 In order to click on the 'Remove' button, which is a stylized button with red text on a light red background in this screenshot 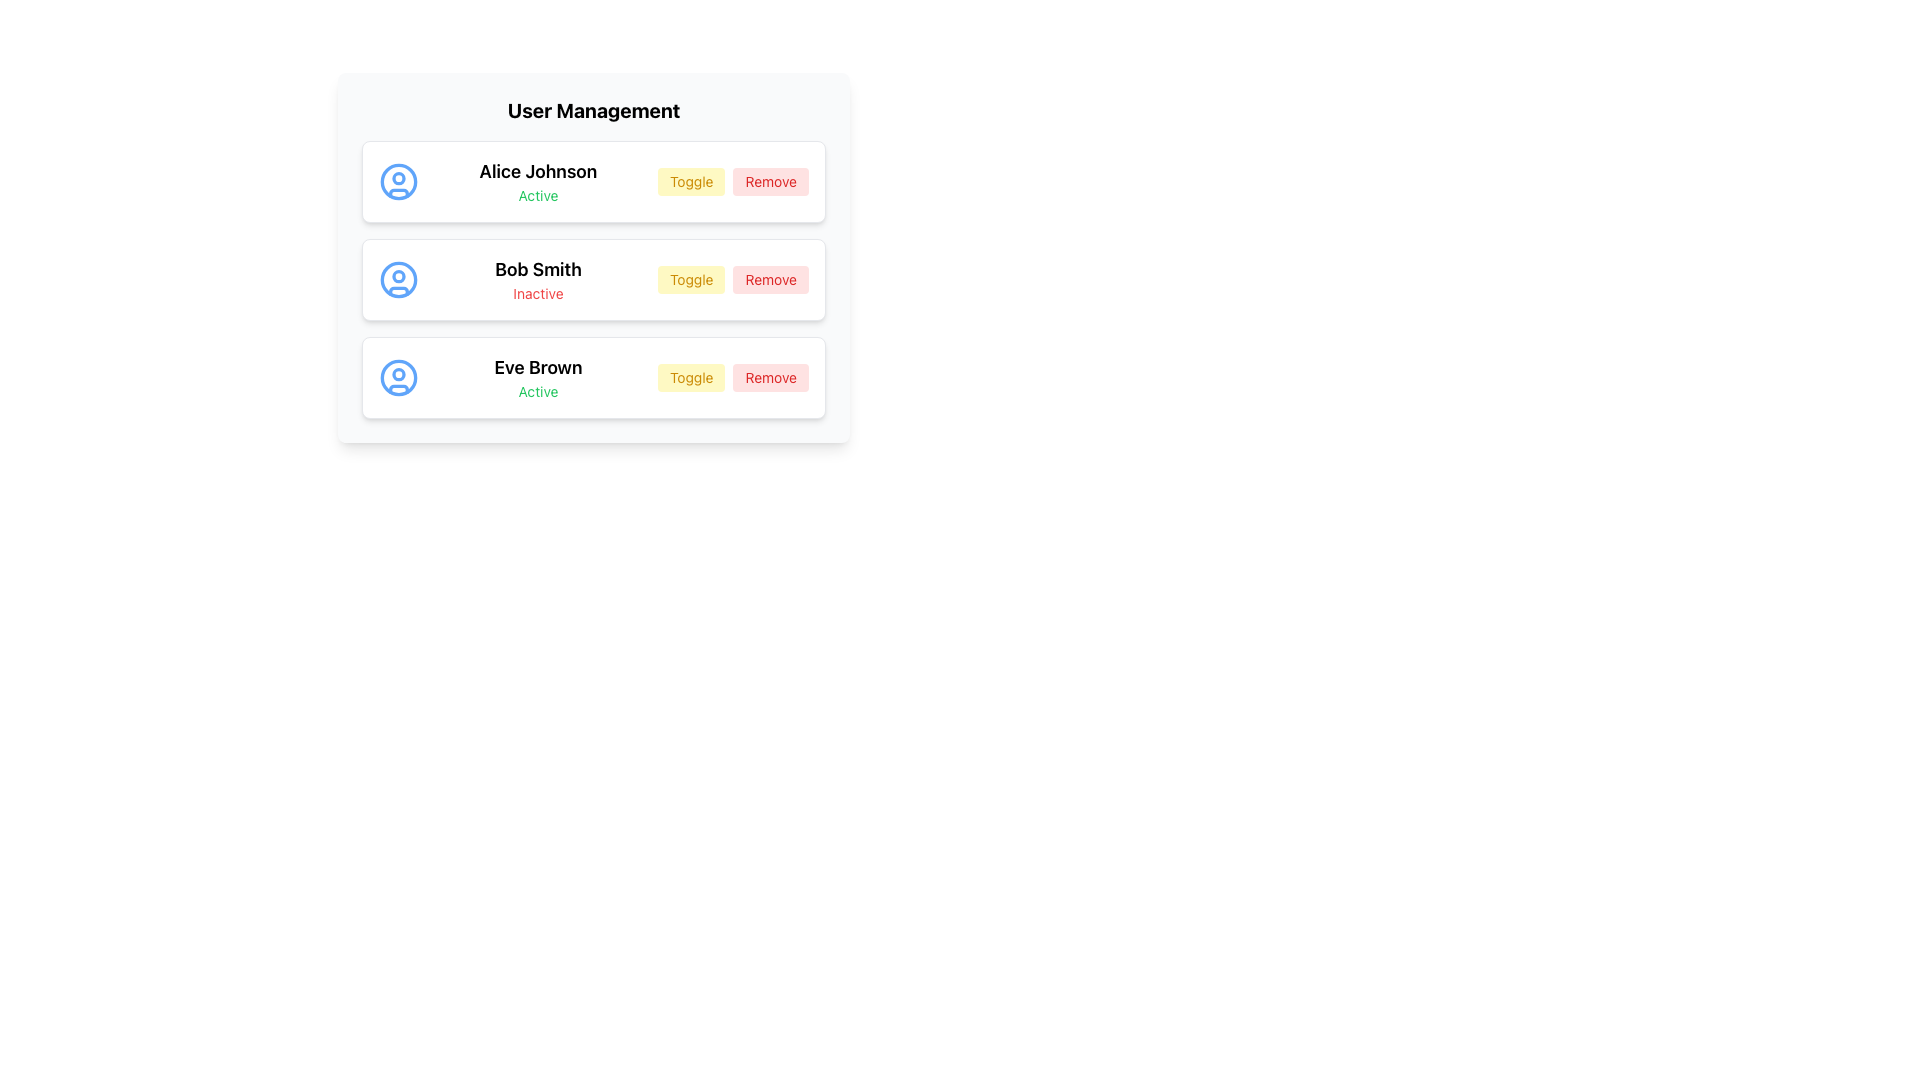, I will do `click(770, 280)`.